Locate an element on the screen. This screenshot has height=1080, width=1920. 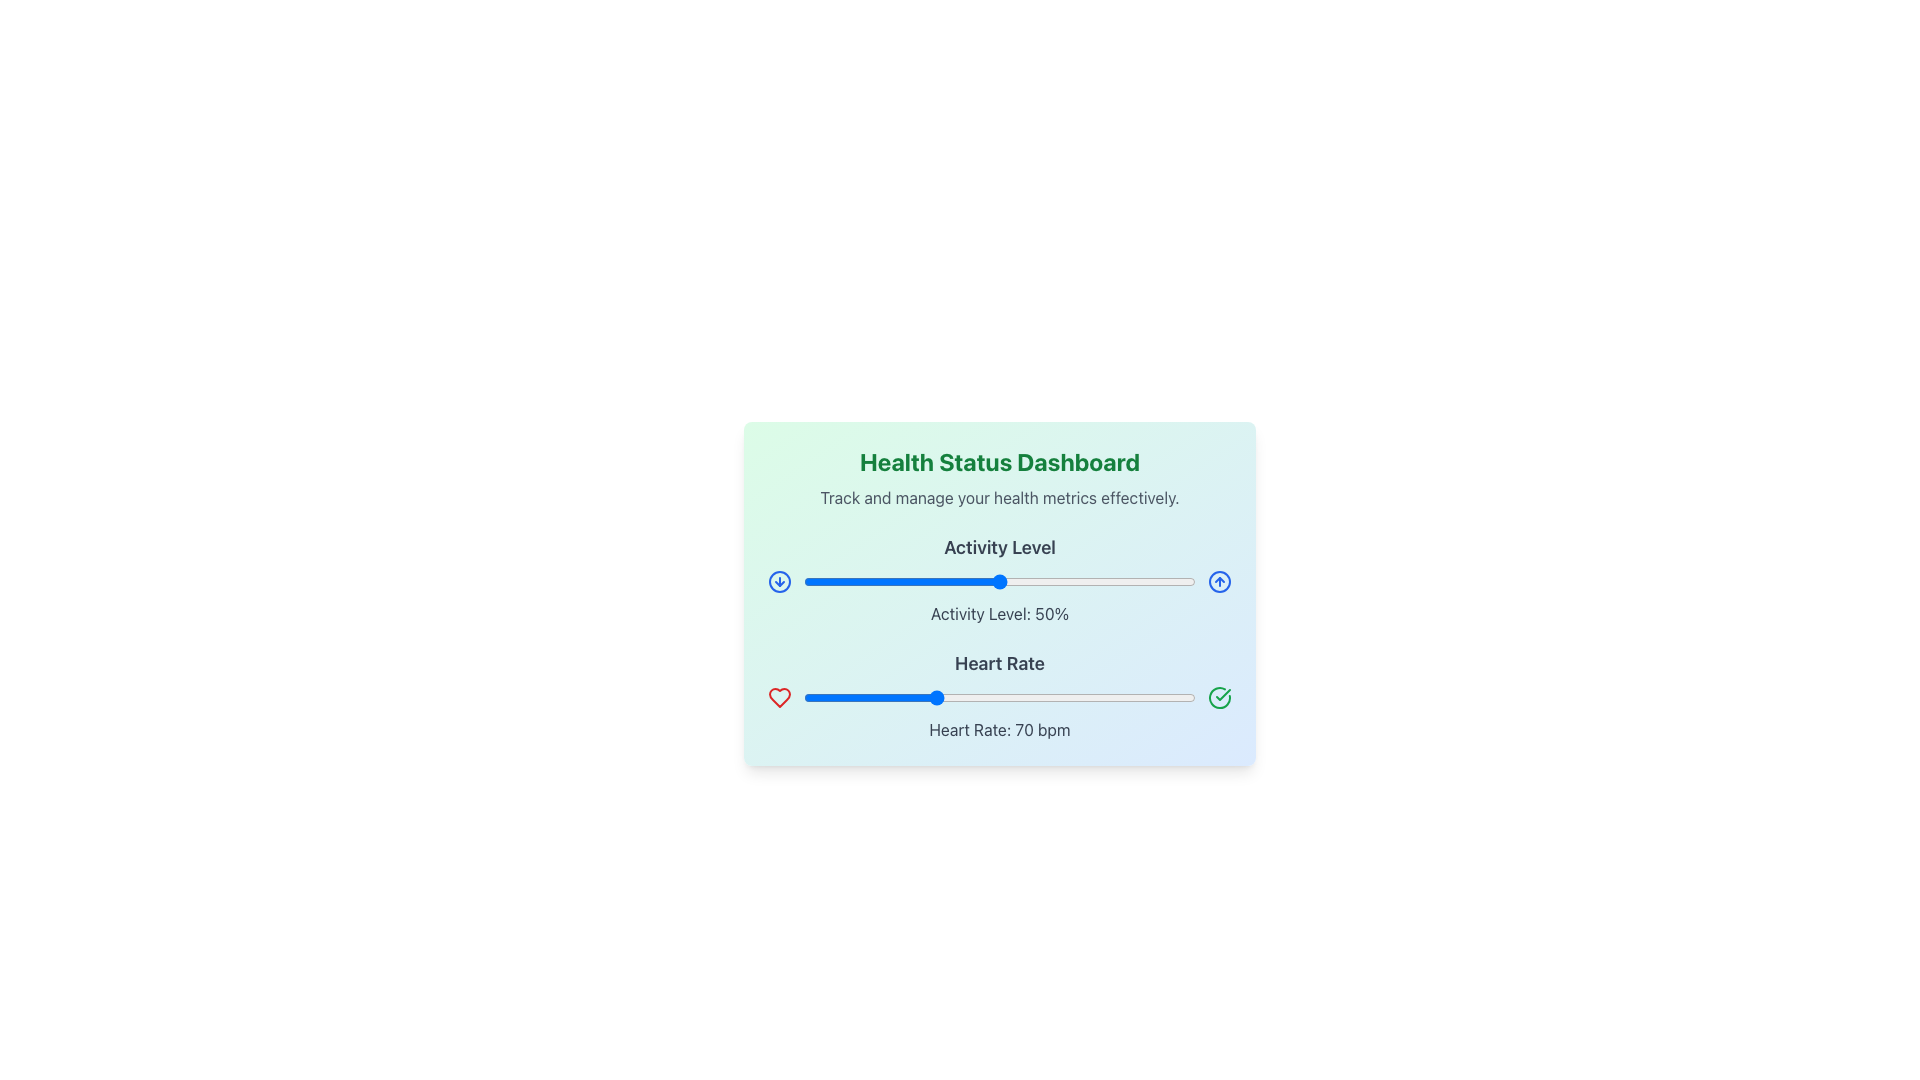
heart rate is located at coordinates (1106, 697).